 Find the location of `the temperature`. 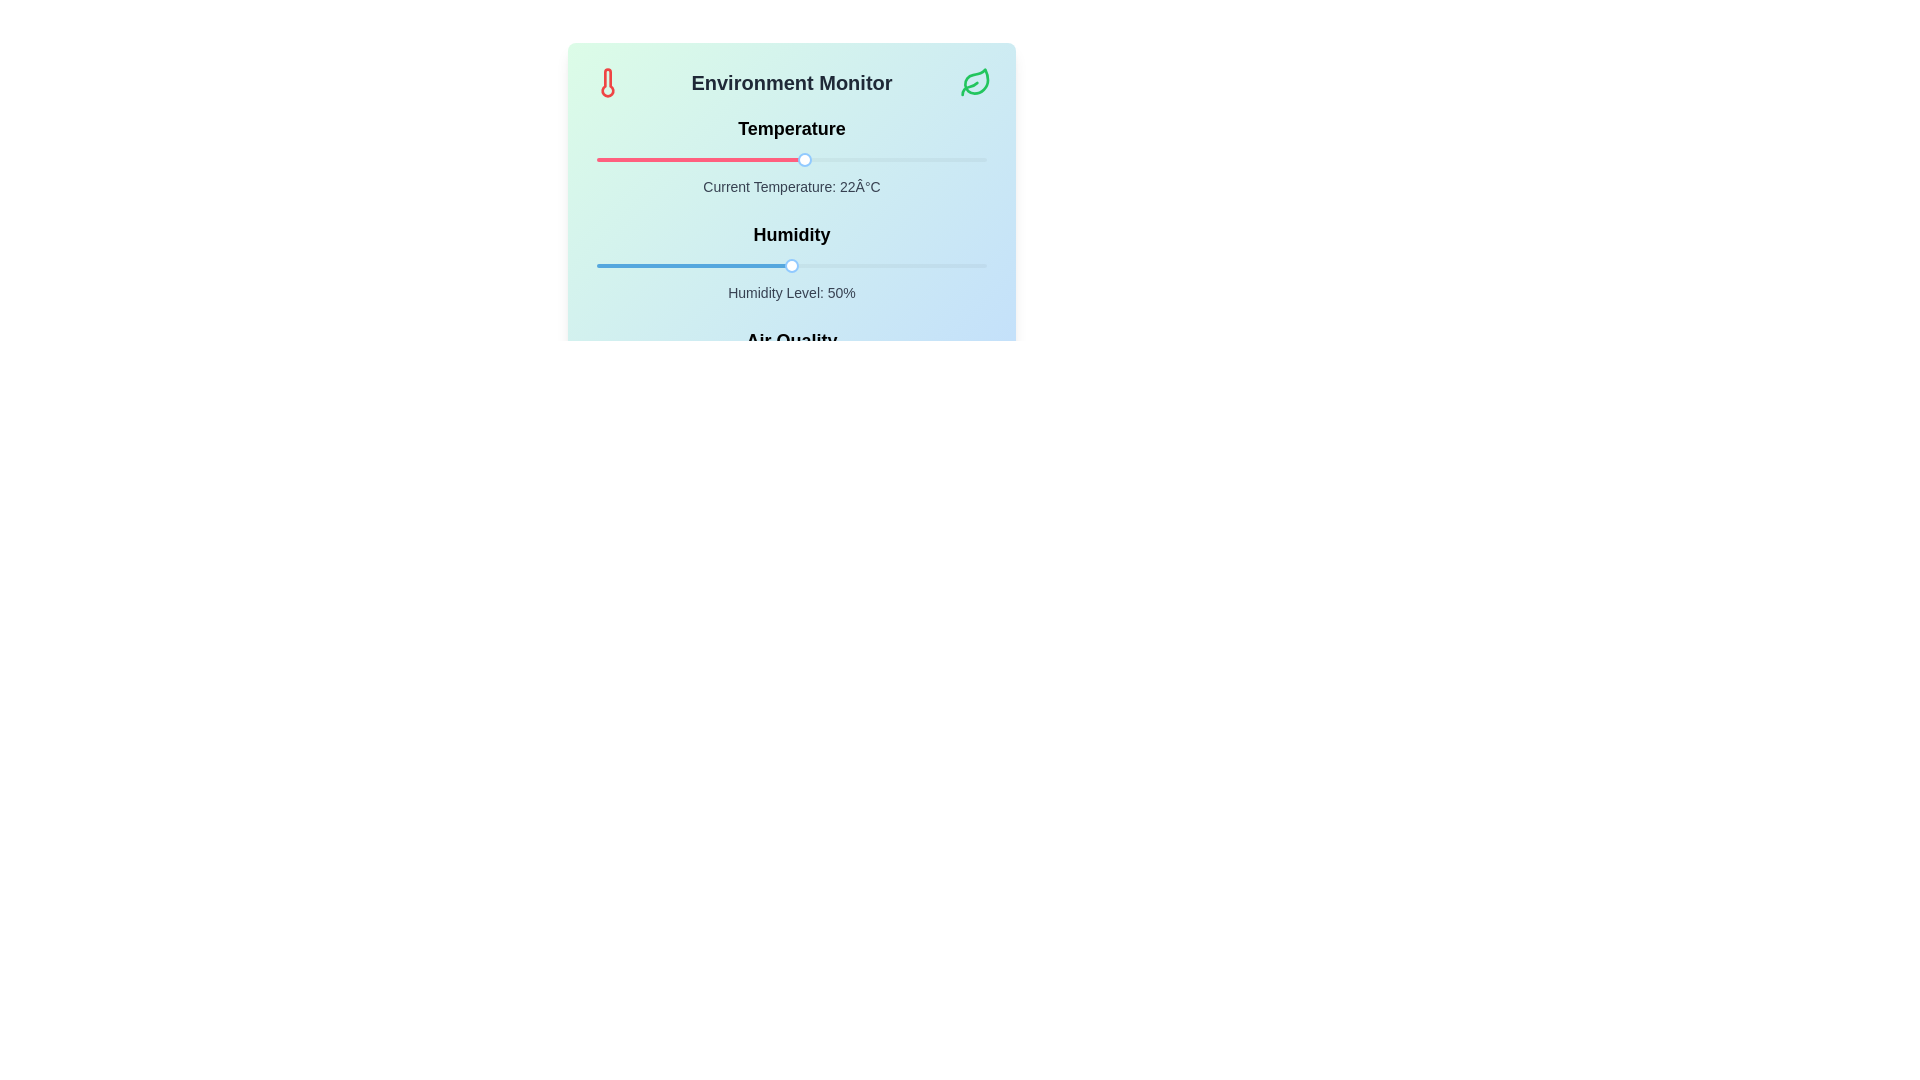

the temperature is located at coordinates (615, 158).